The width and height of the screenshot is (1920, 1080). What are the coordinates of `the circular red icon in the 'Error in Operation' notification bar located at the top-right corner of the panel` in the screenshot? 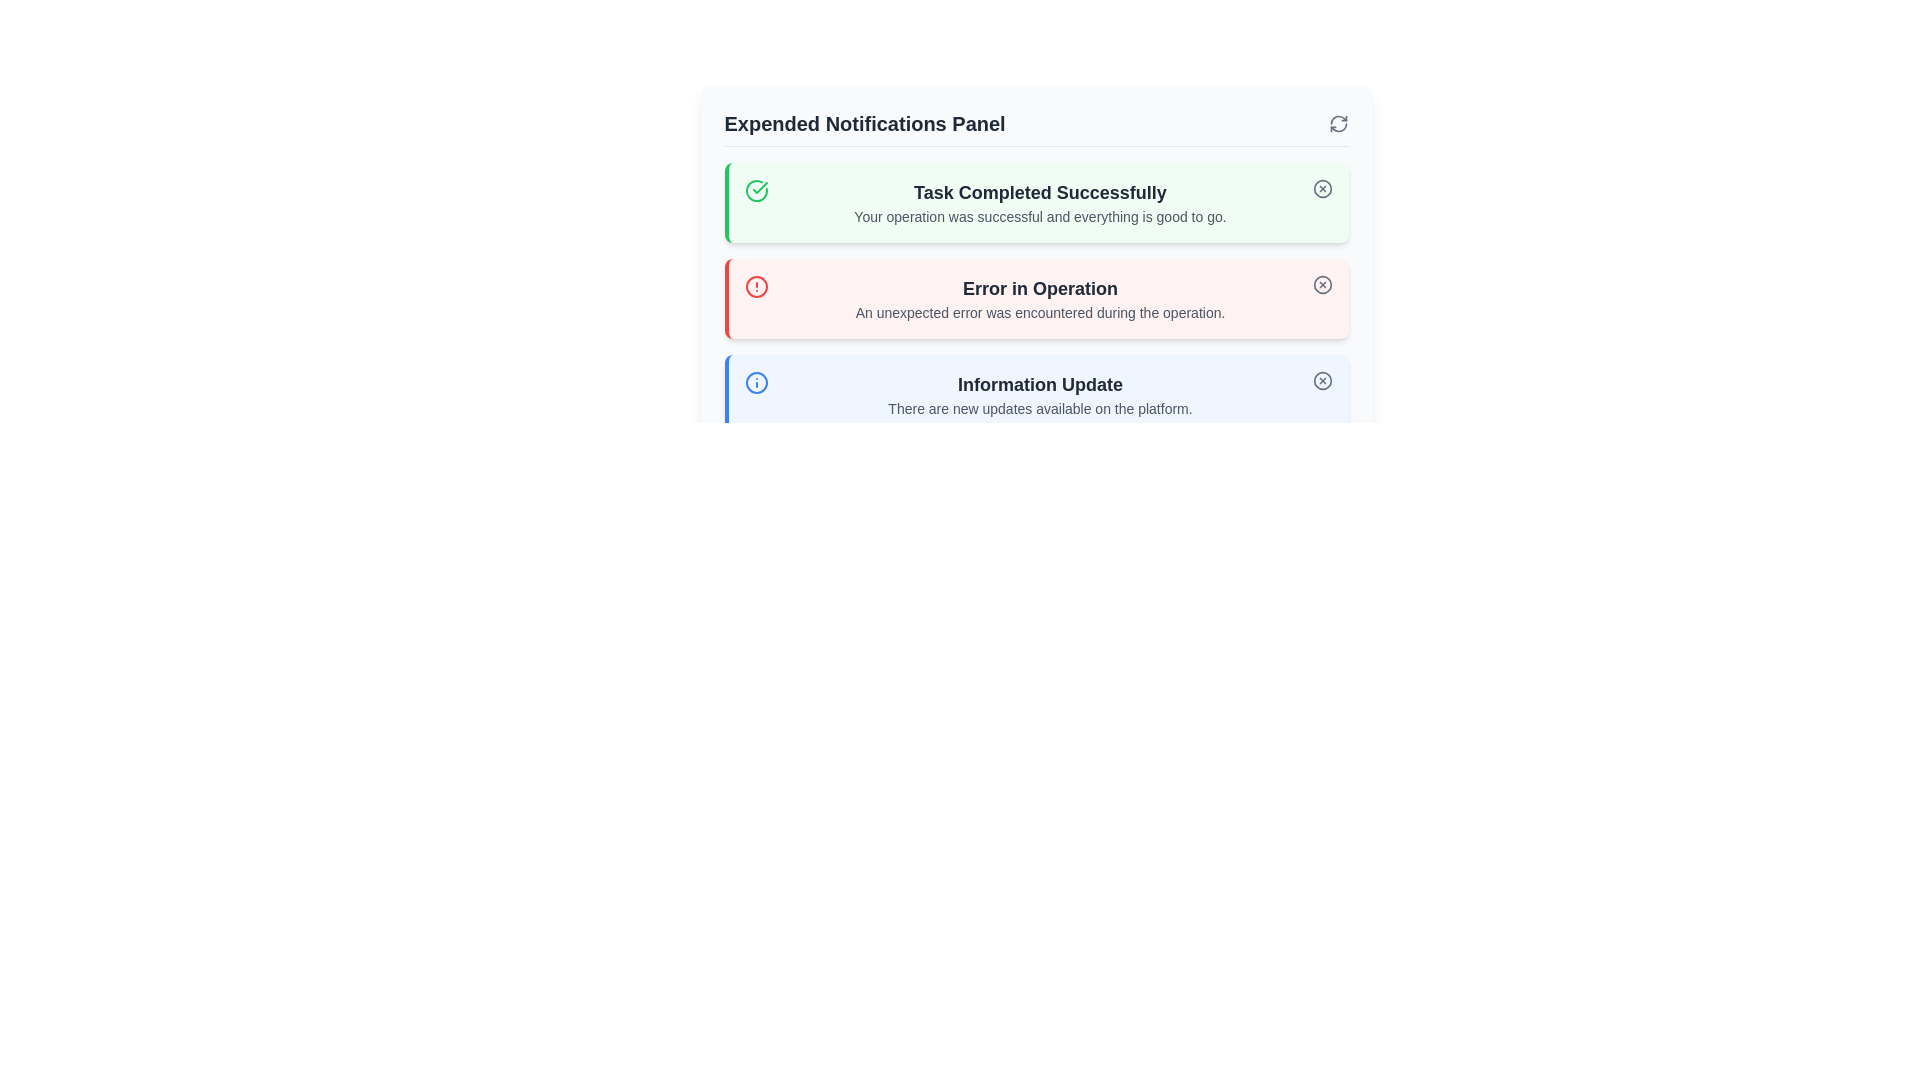 It's located at (1322, 285).